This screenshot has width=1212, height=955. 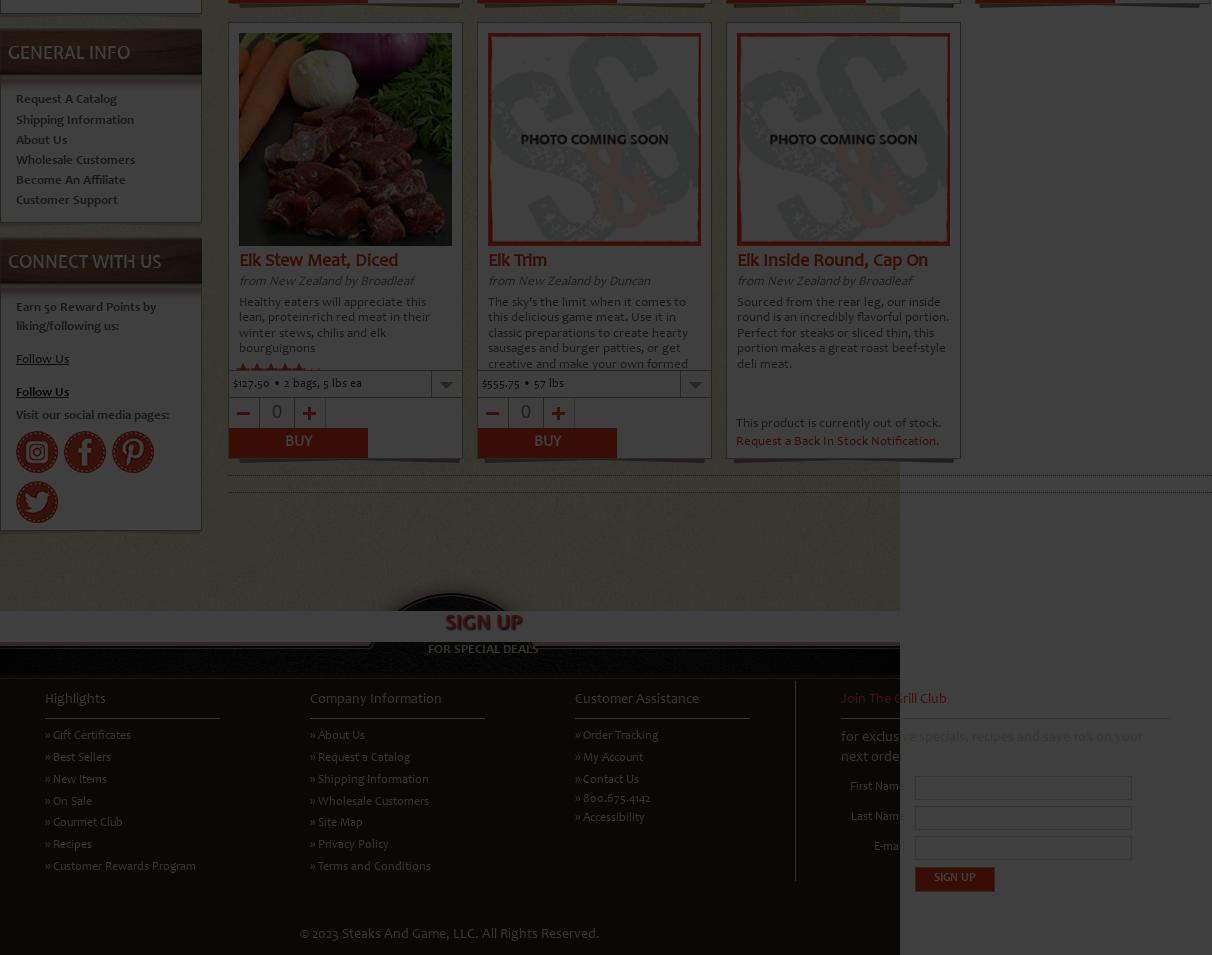 What do you see at coordinates (889, 846) in the screenshot?
I see `'E-mail'` at bounding box center [889, 846].